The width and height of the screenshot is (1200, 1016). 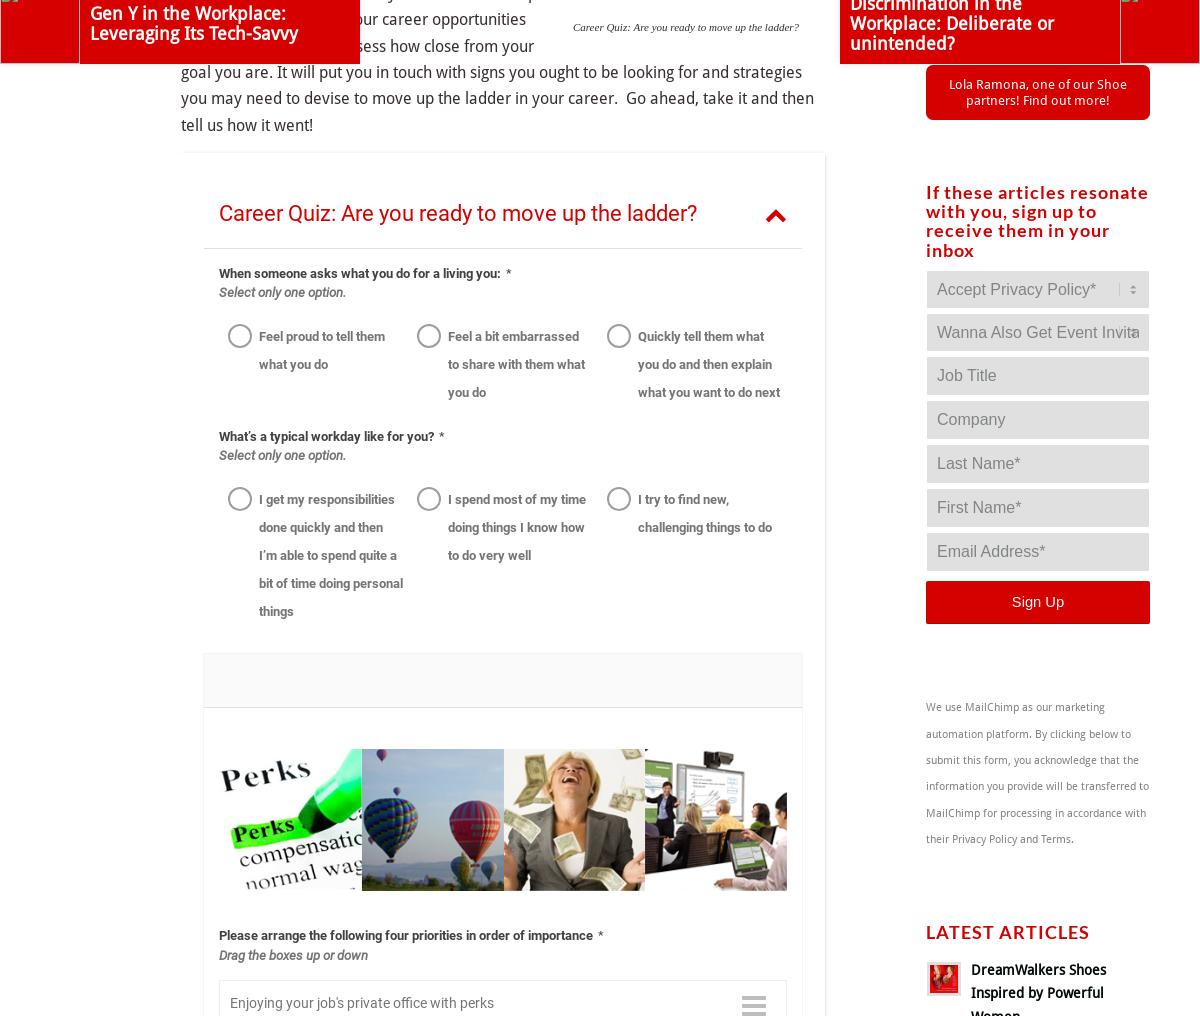 What do you see at coordinates (1037, 772) in the screenshot?
I see `'We use MailChimp as our marketing automation platform. By clicking below to submit this form, you acknowledge that the information you provide will be transferred to MailChimp for processing in accordance with their'` at bounding box center [1037, 772].